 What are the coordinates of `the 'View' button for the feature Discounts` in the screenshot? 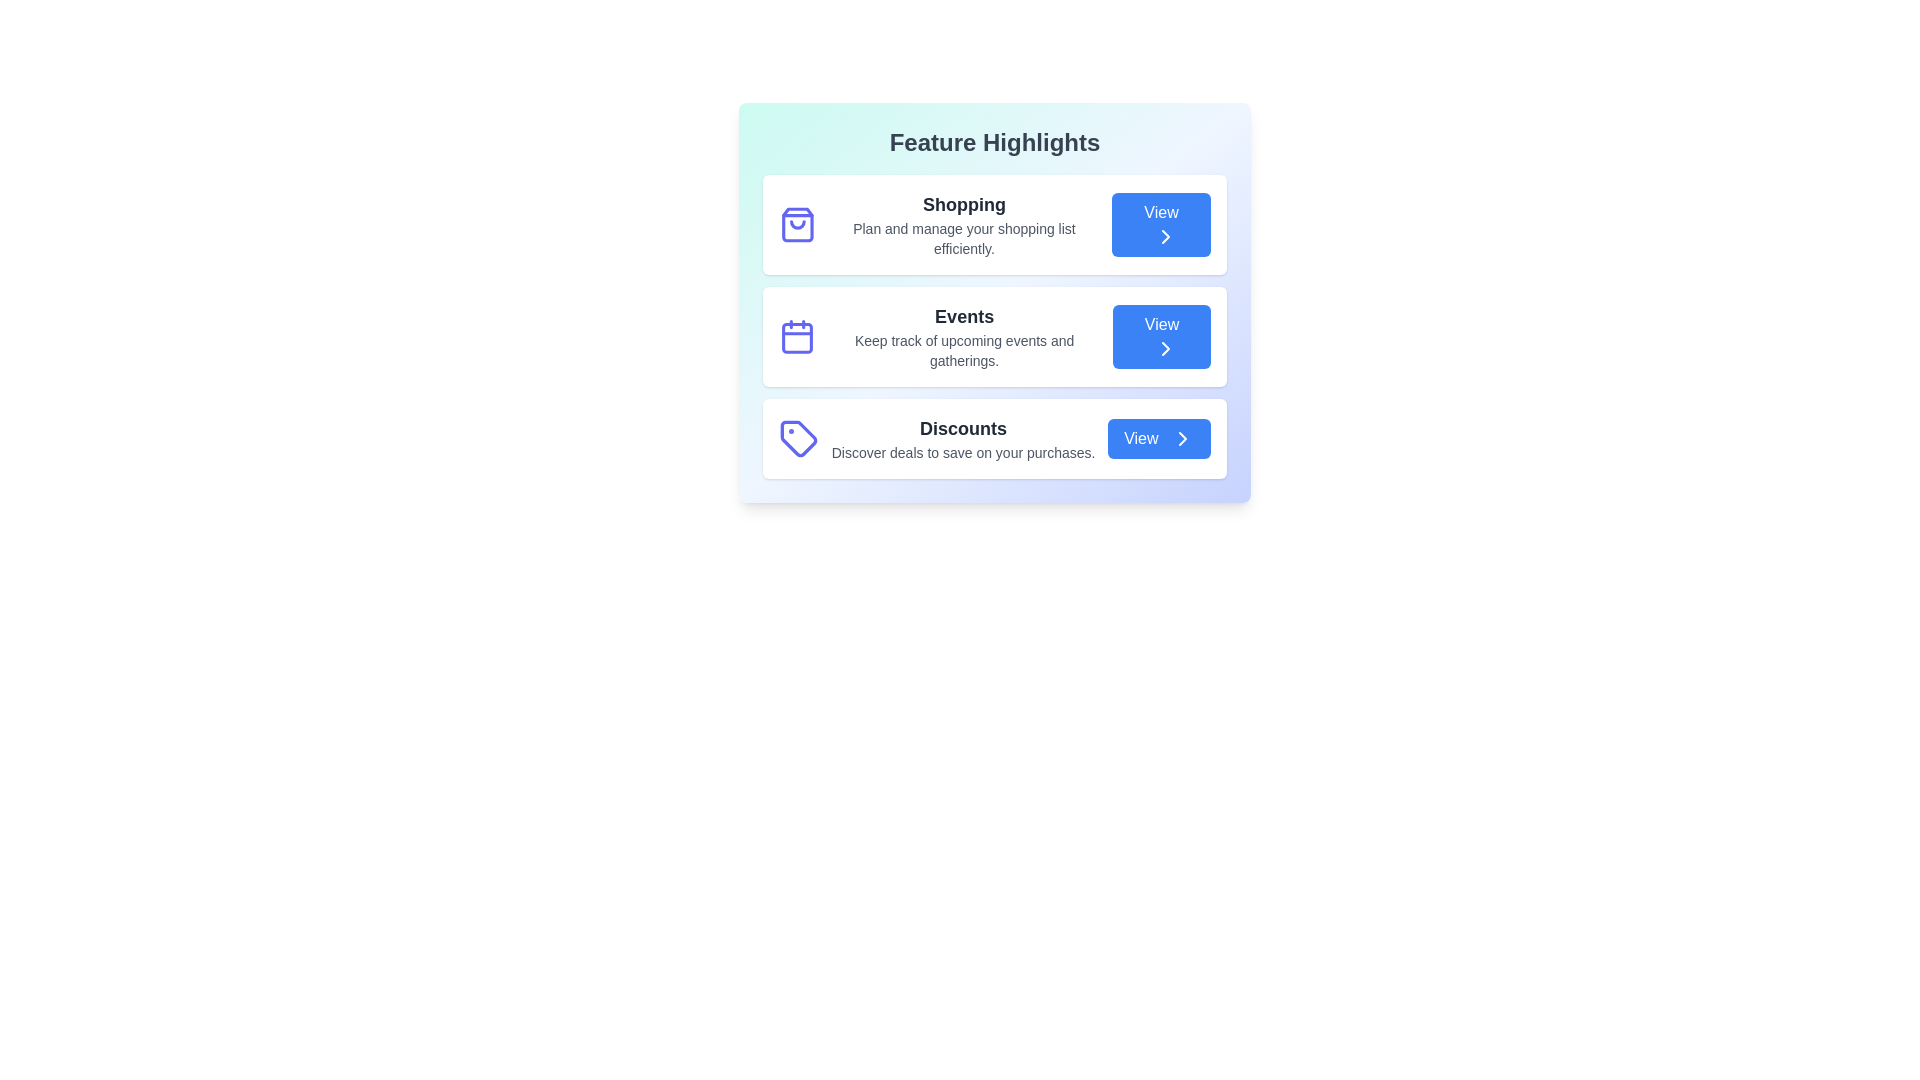 It's located at (1159, 438).